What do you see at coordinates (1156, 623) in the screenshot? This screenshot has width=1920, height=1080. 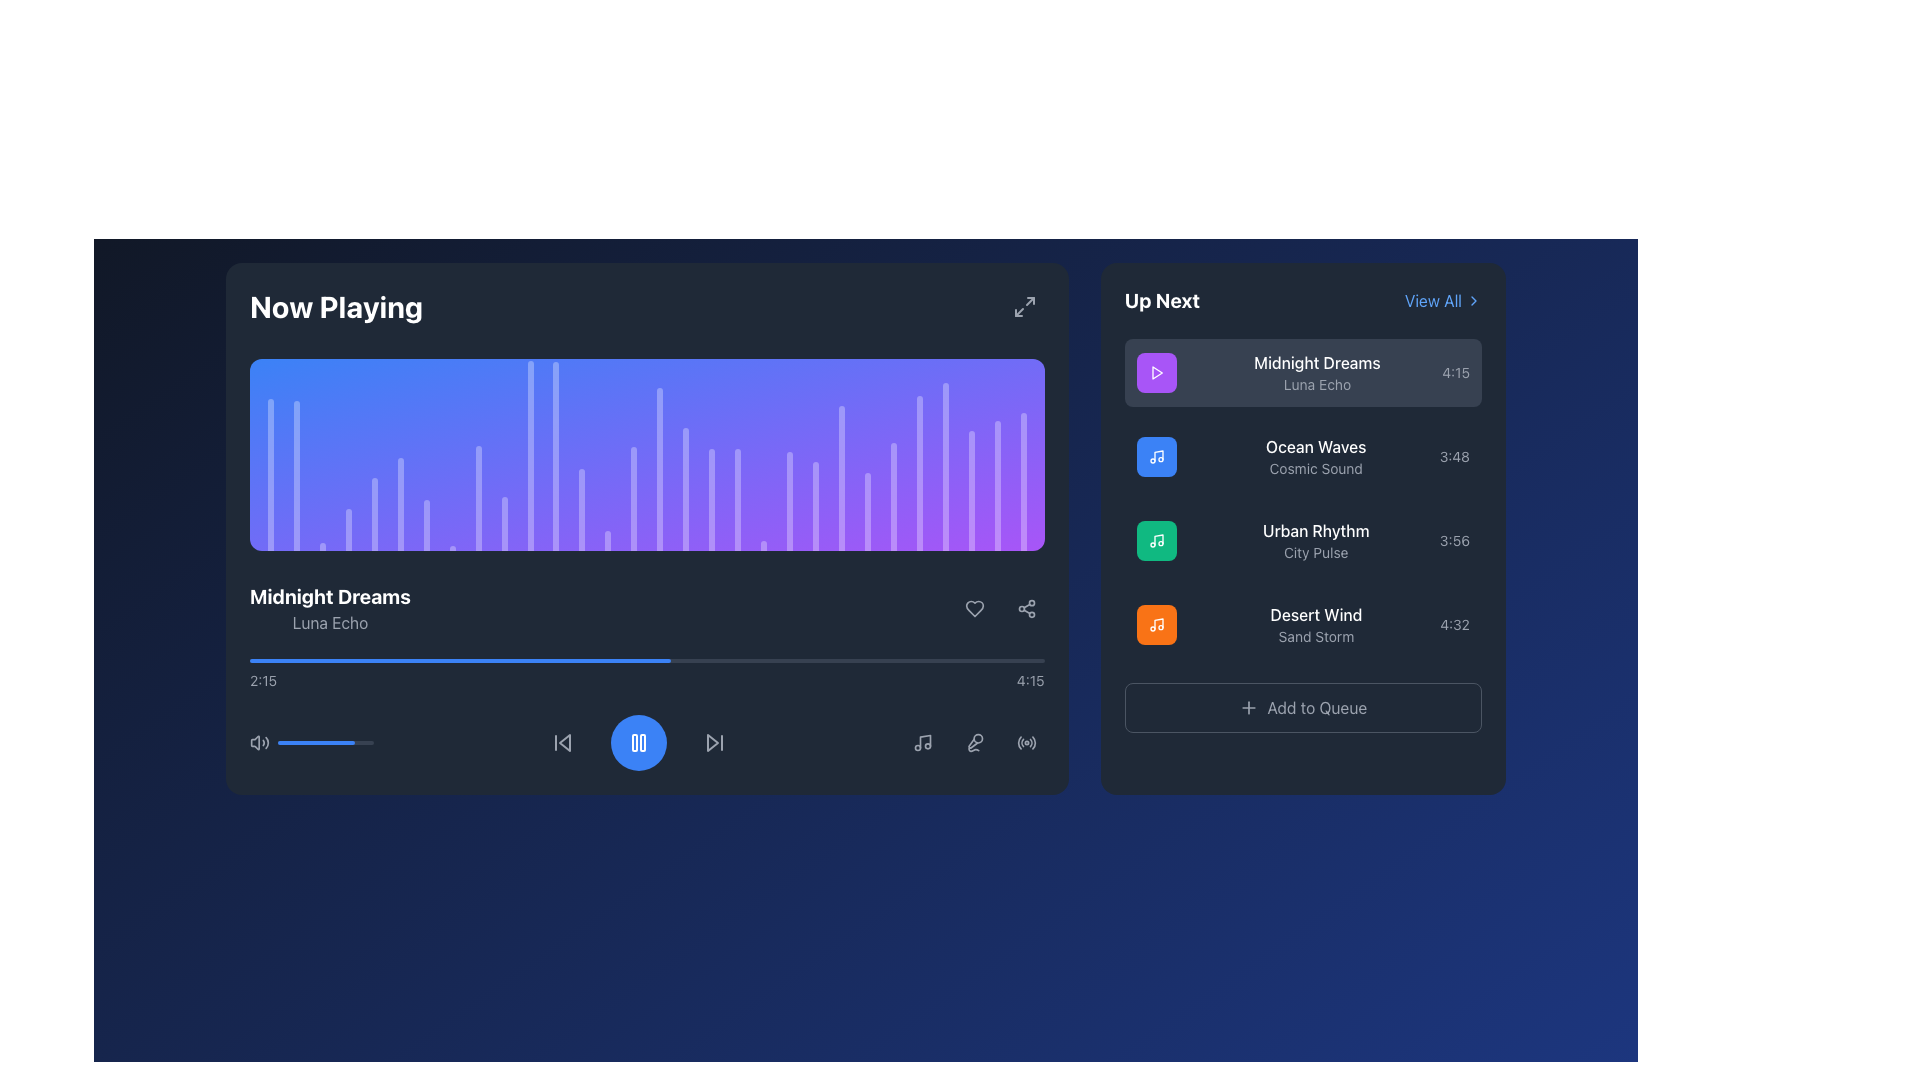 I see `the music icon represented` at bounding box center [1156, 623].